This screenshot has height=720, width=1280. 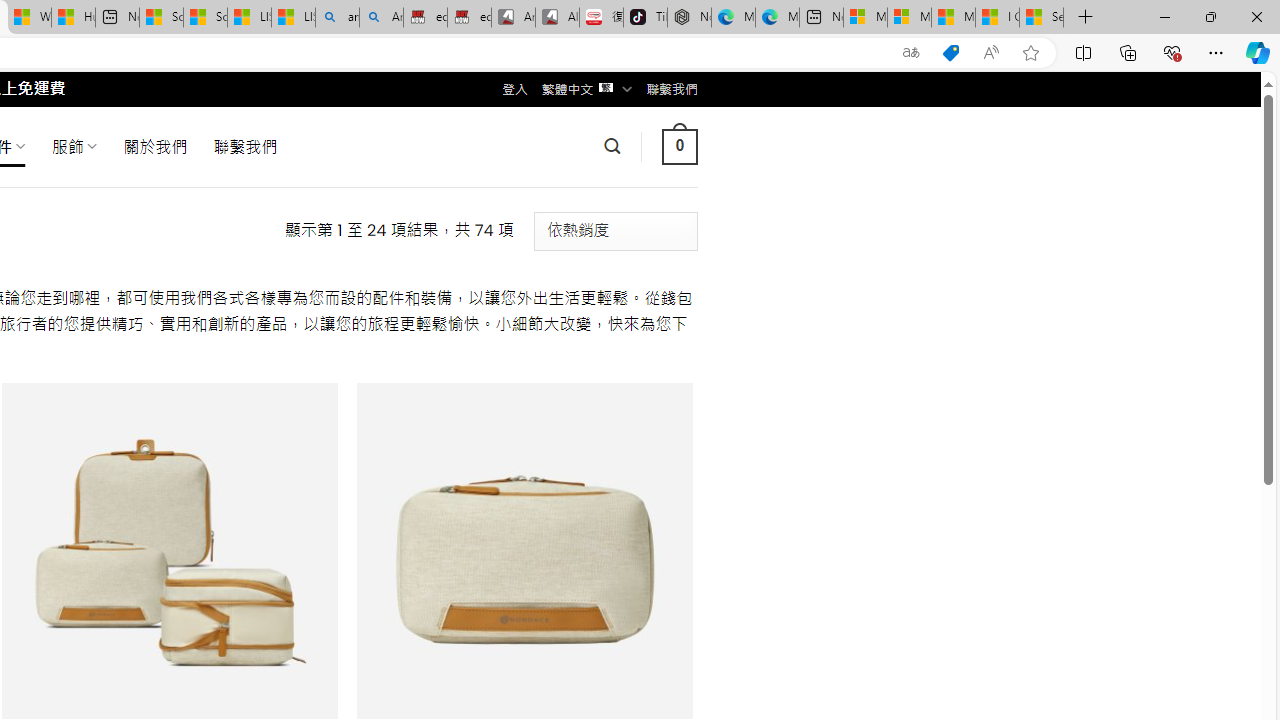 I want to click on 'All Cubot phones', so click(x=557, y=17).